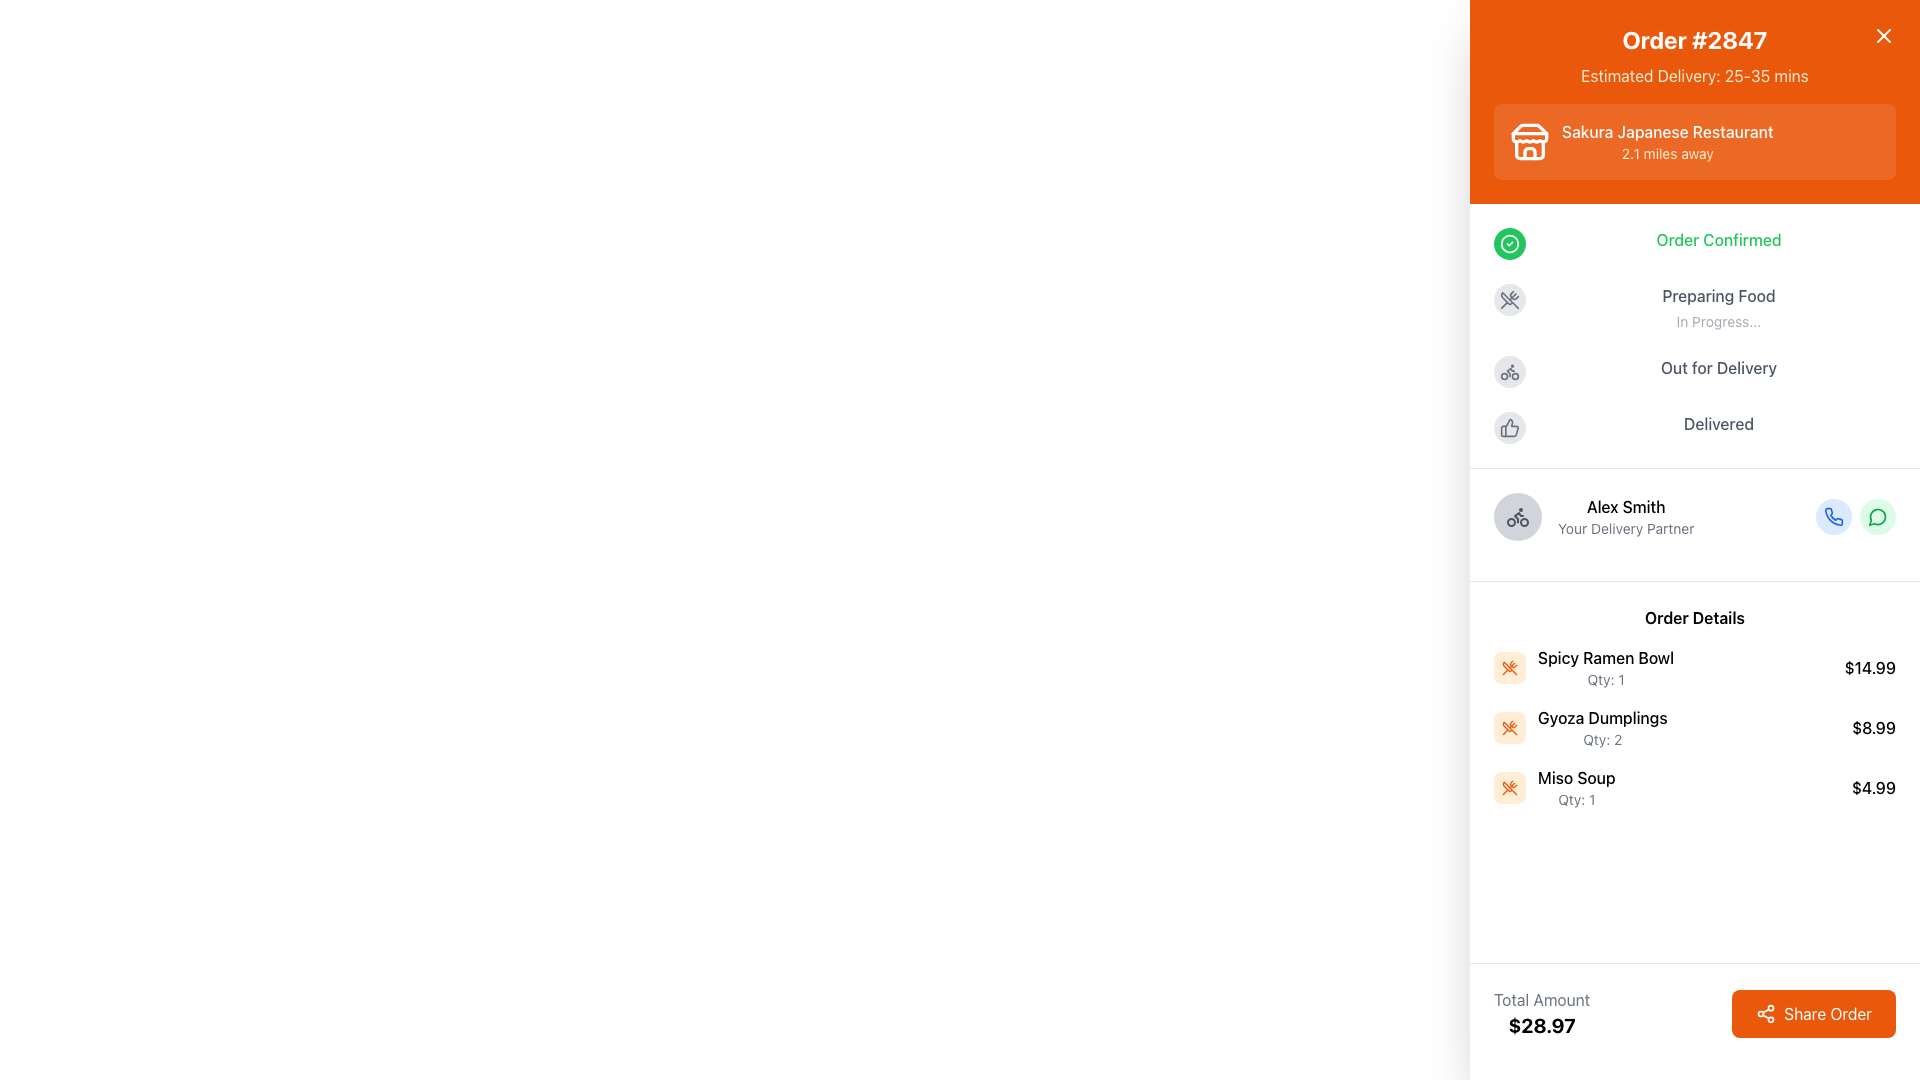  Describe the element at coordinates (1693, 667) in the screenshot. I see `the first item in the 'Order Details' section that displays the ordered item's name, quantity, and price` at that location.